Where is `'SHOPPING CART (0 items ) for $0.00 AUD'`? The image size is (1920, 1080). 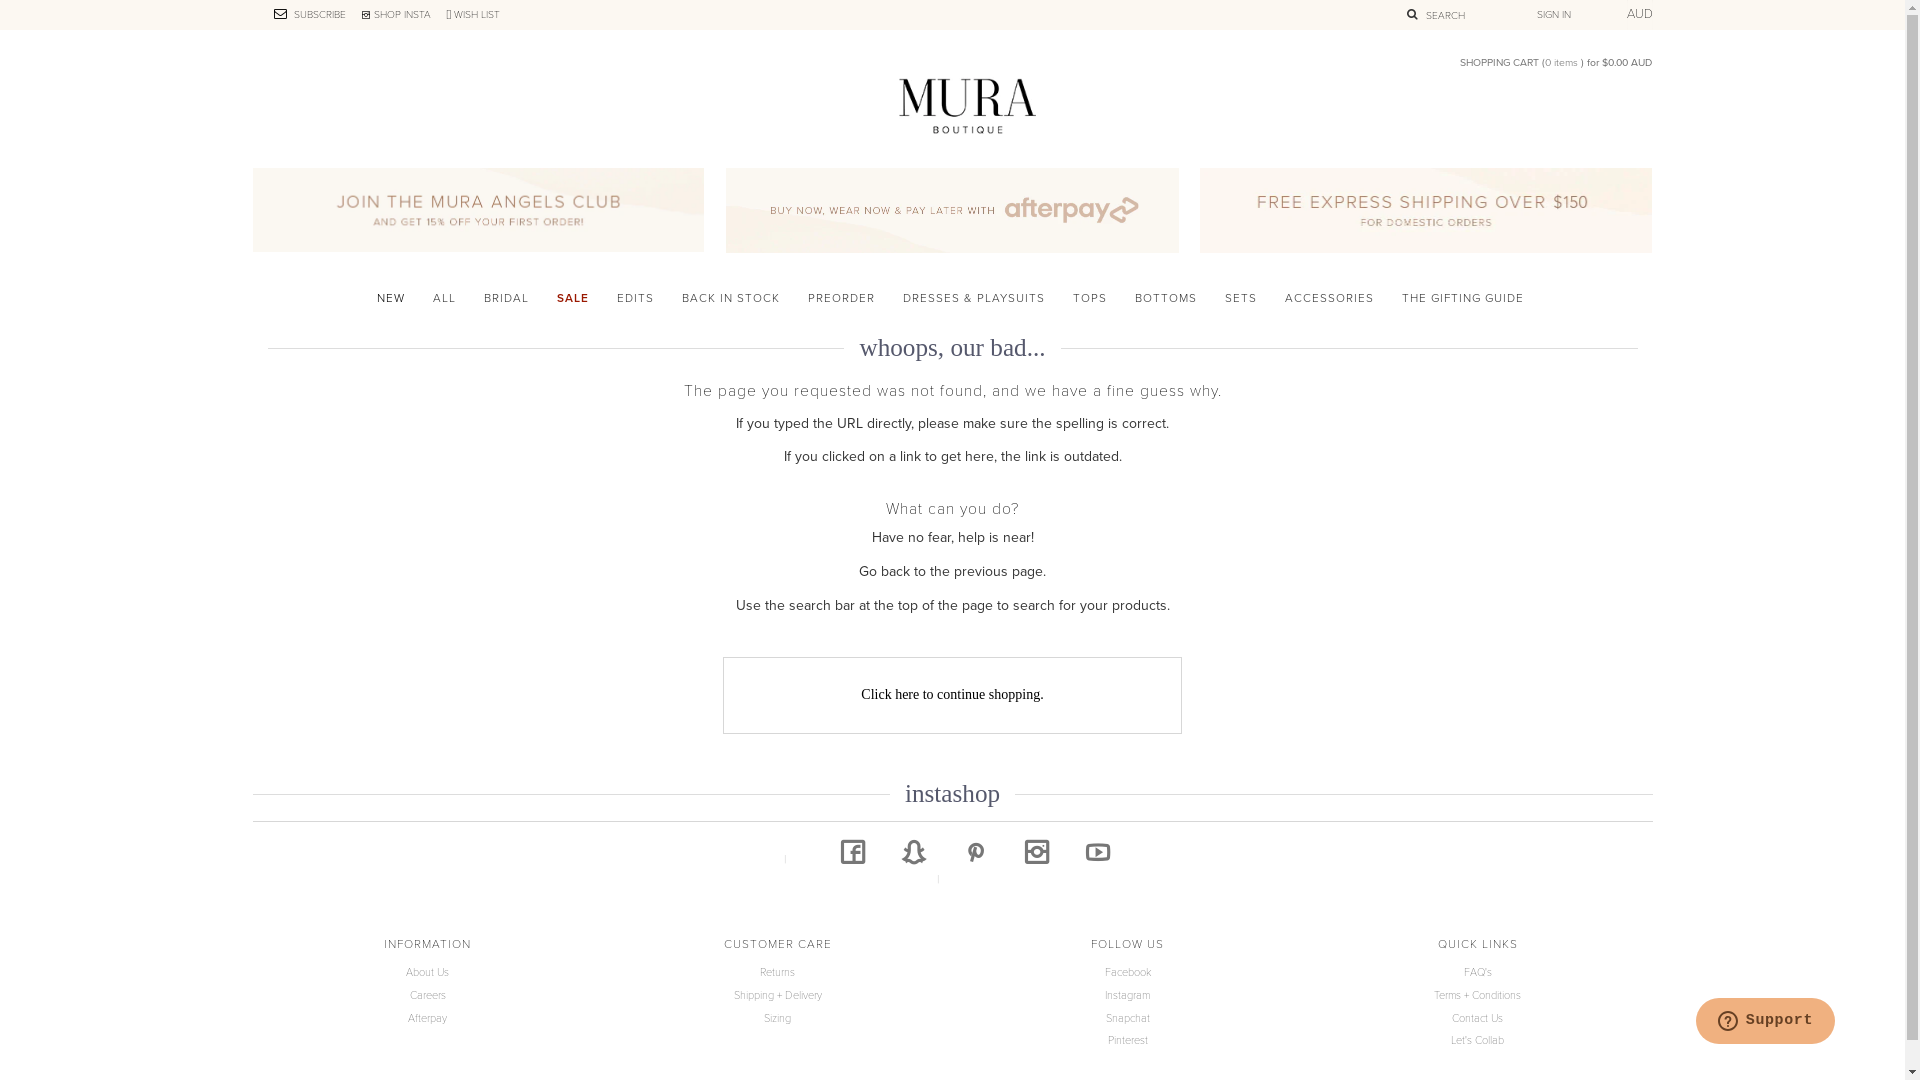 'SHOPPING CART (0 items ) for $0.00 AUD' is located at coordinates (1459, 61).